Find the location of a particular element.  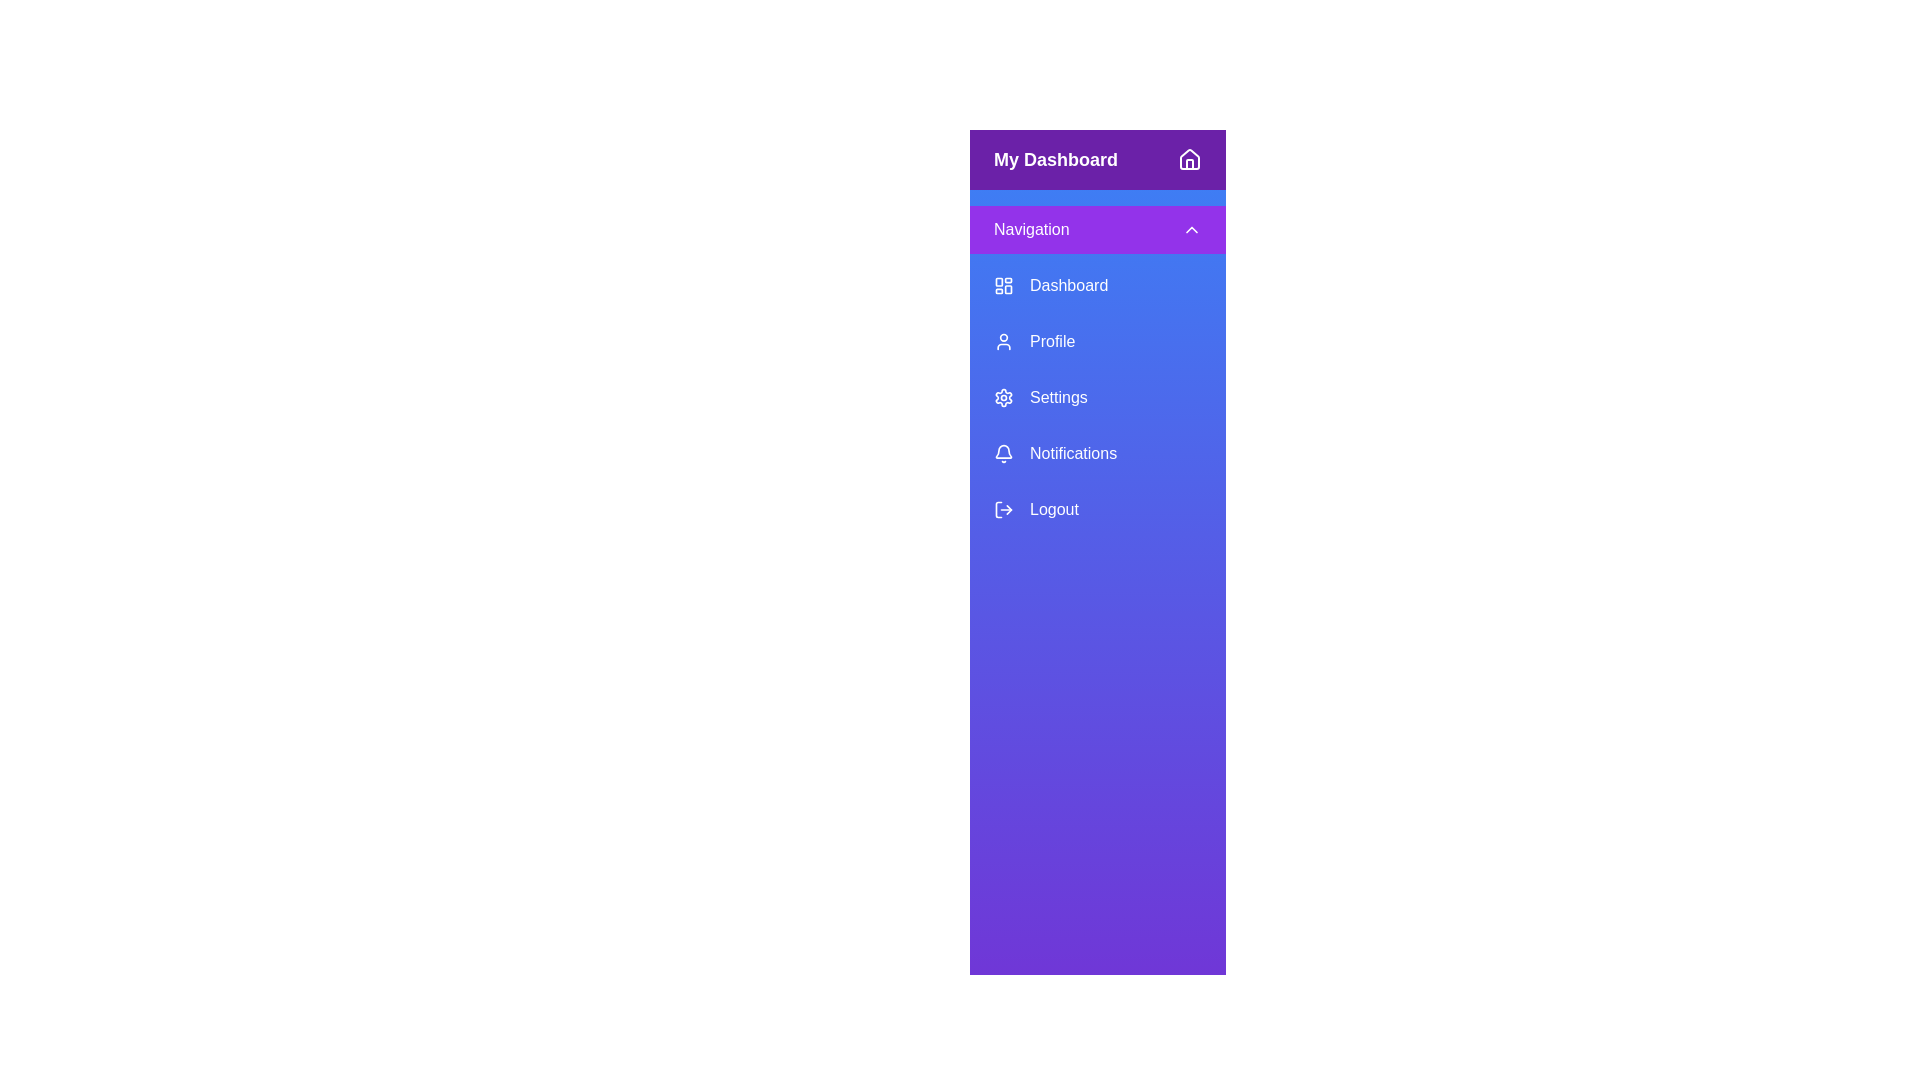

the Logout icon located at the bottom of the sidebar menu, which is visually represented by an icon indicating the logout action is located at coordinates (1003, 508).